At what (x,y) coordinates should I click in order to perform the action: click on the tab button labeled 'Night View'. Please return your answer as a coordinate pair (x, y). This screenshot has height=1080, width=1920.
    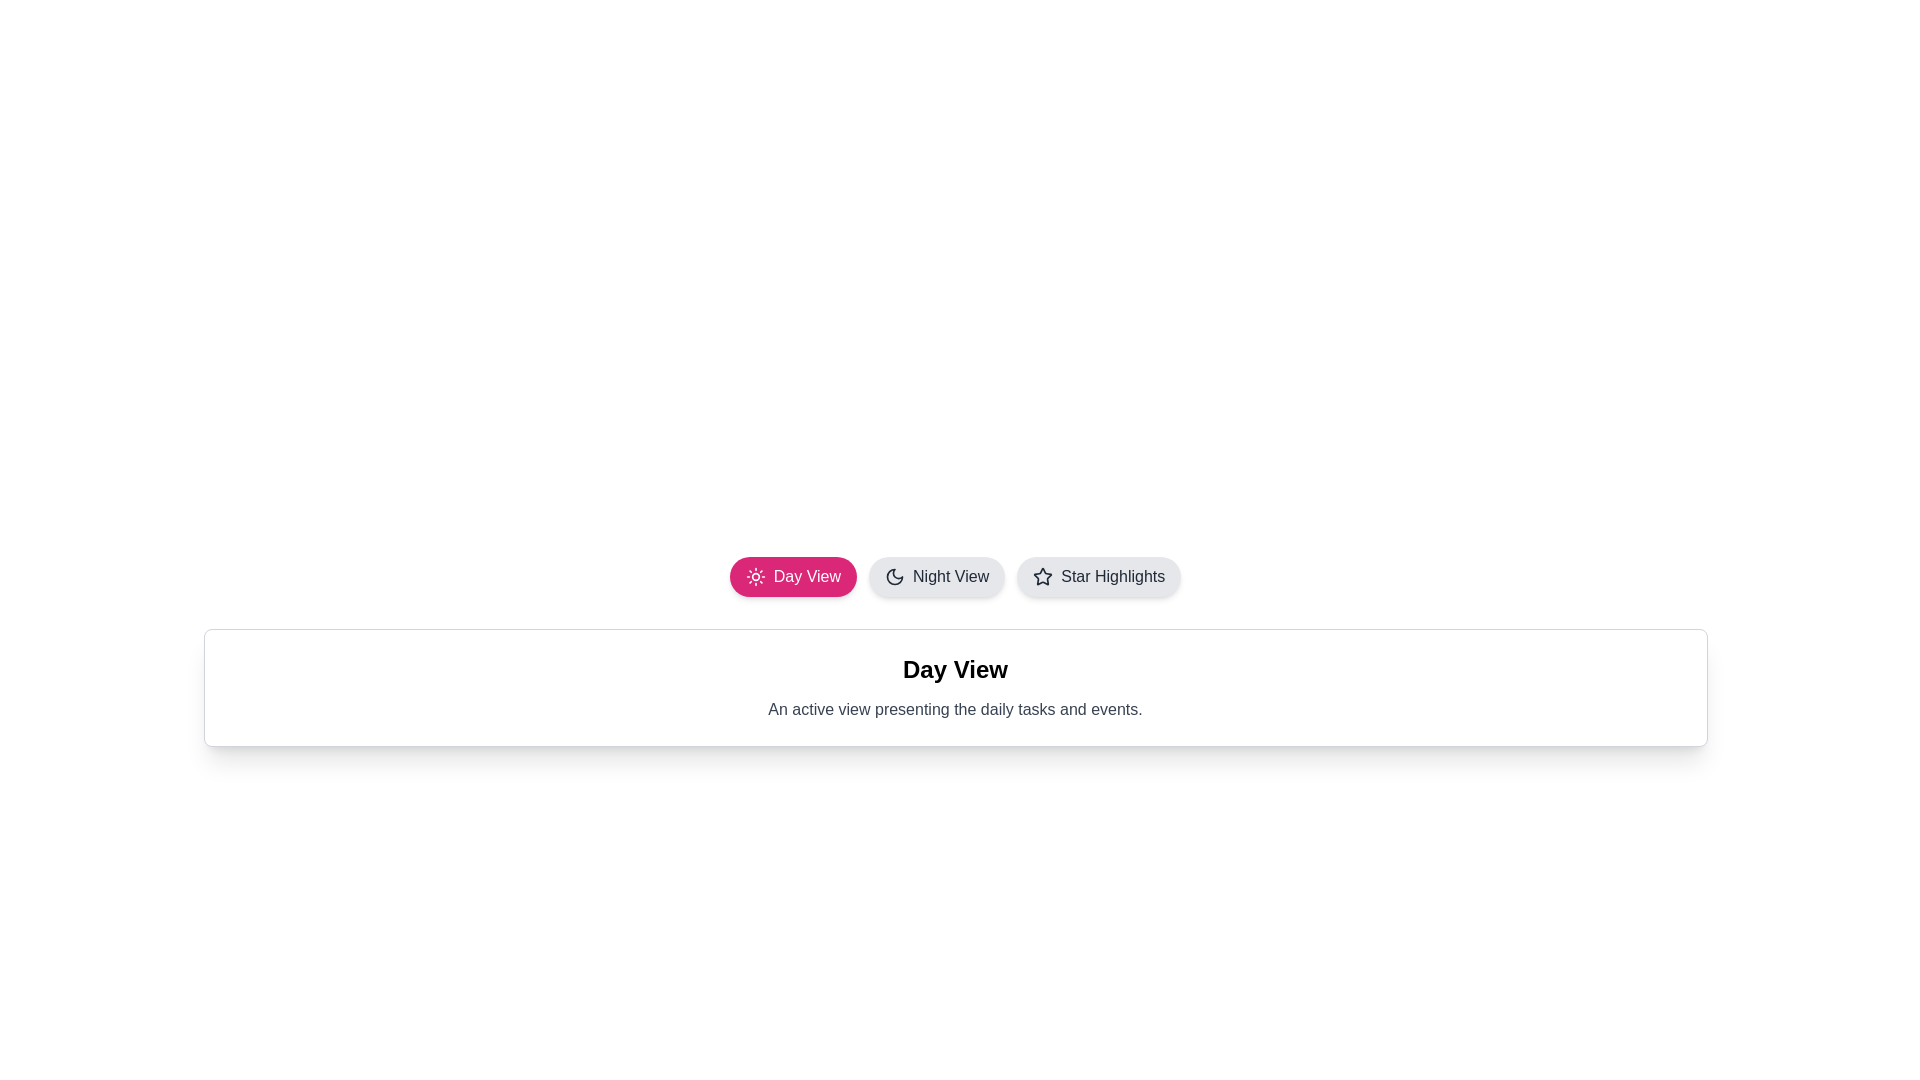
    Looking at the image, I should click on (935, 577).